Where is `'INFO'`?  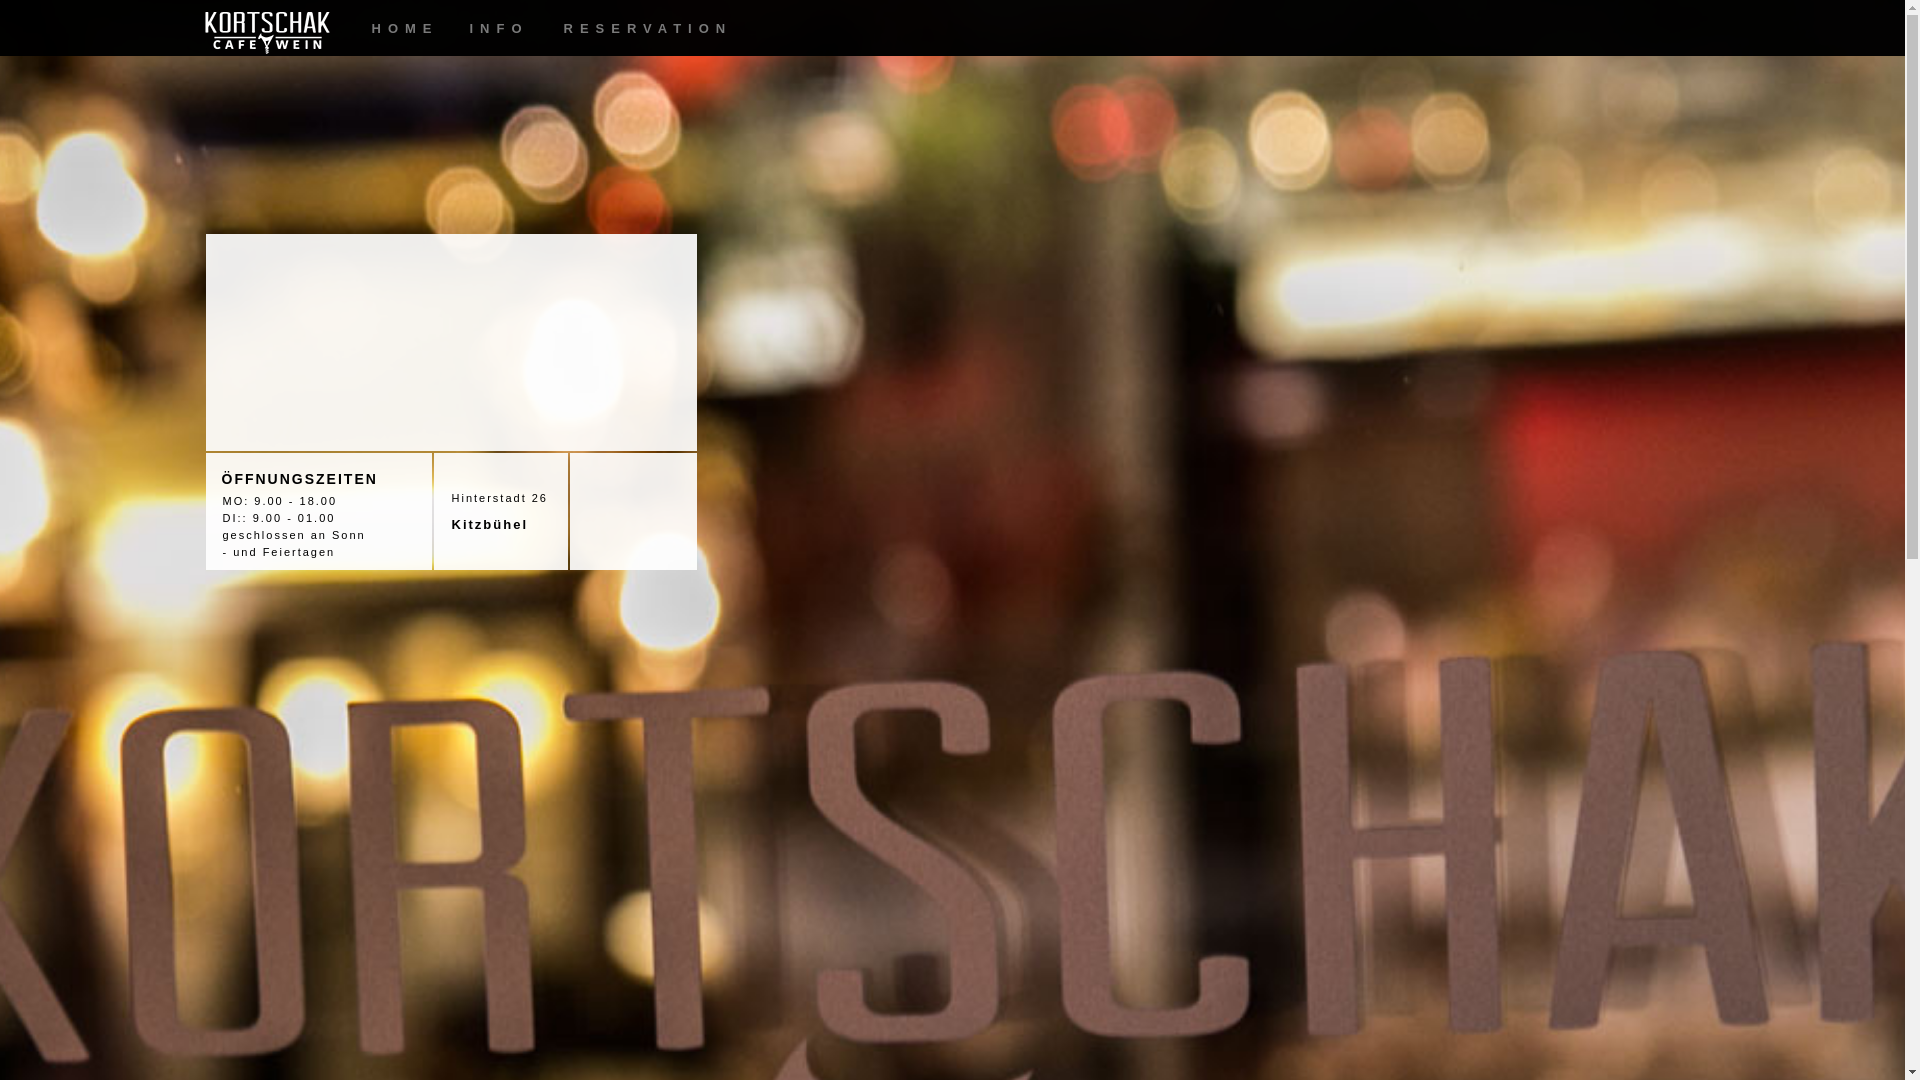
'INFO' is located at coordinates (446, 29).